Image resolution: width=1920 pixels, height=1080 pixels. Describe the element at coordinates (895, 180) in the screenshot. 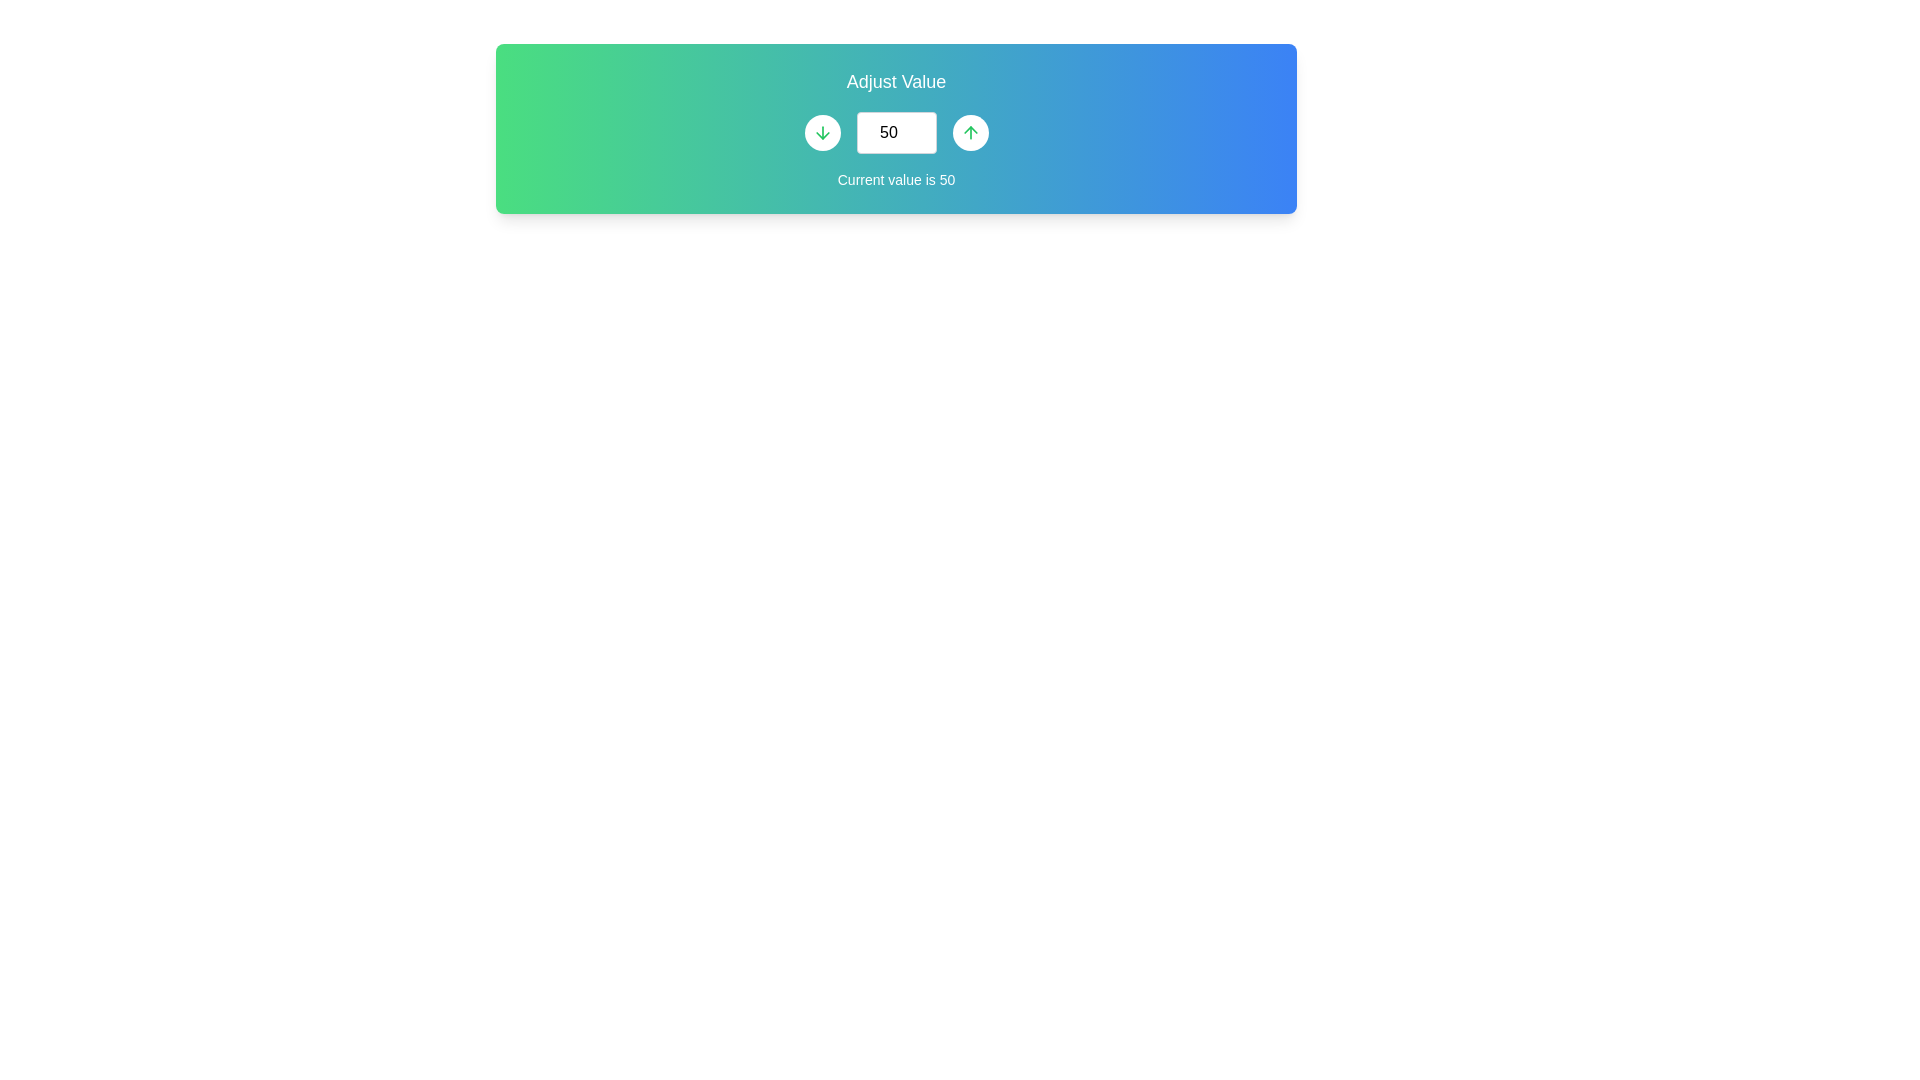

I see `the text label that displays the current numerical value set by the user, located directly below the numeric input box and arrow buttons` at that location.